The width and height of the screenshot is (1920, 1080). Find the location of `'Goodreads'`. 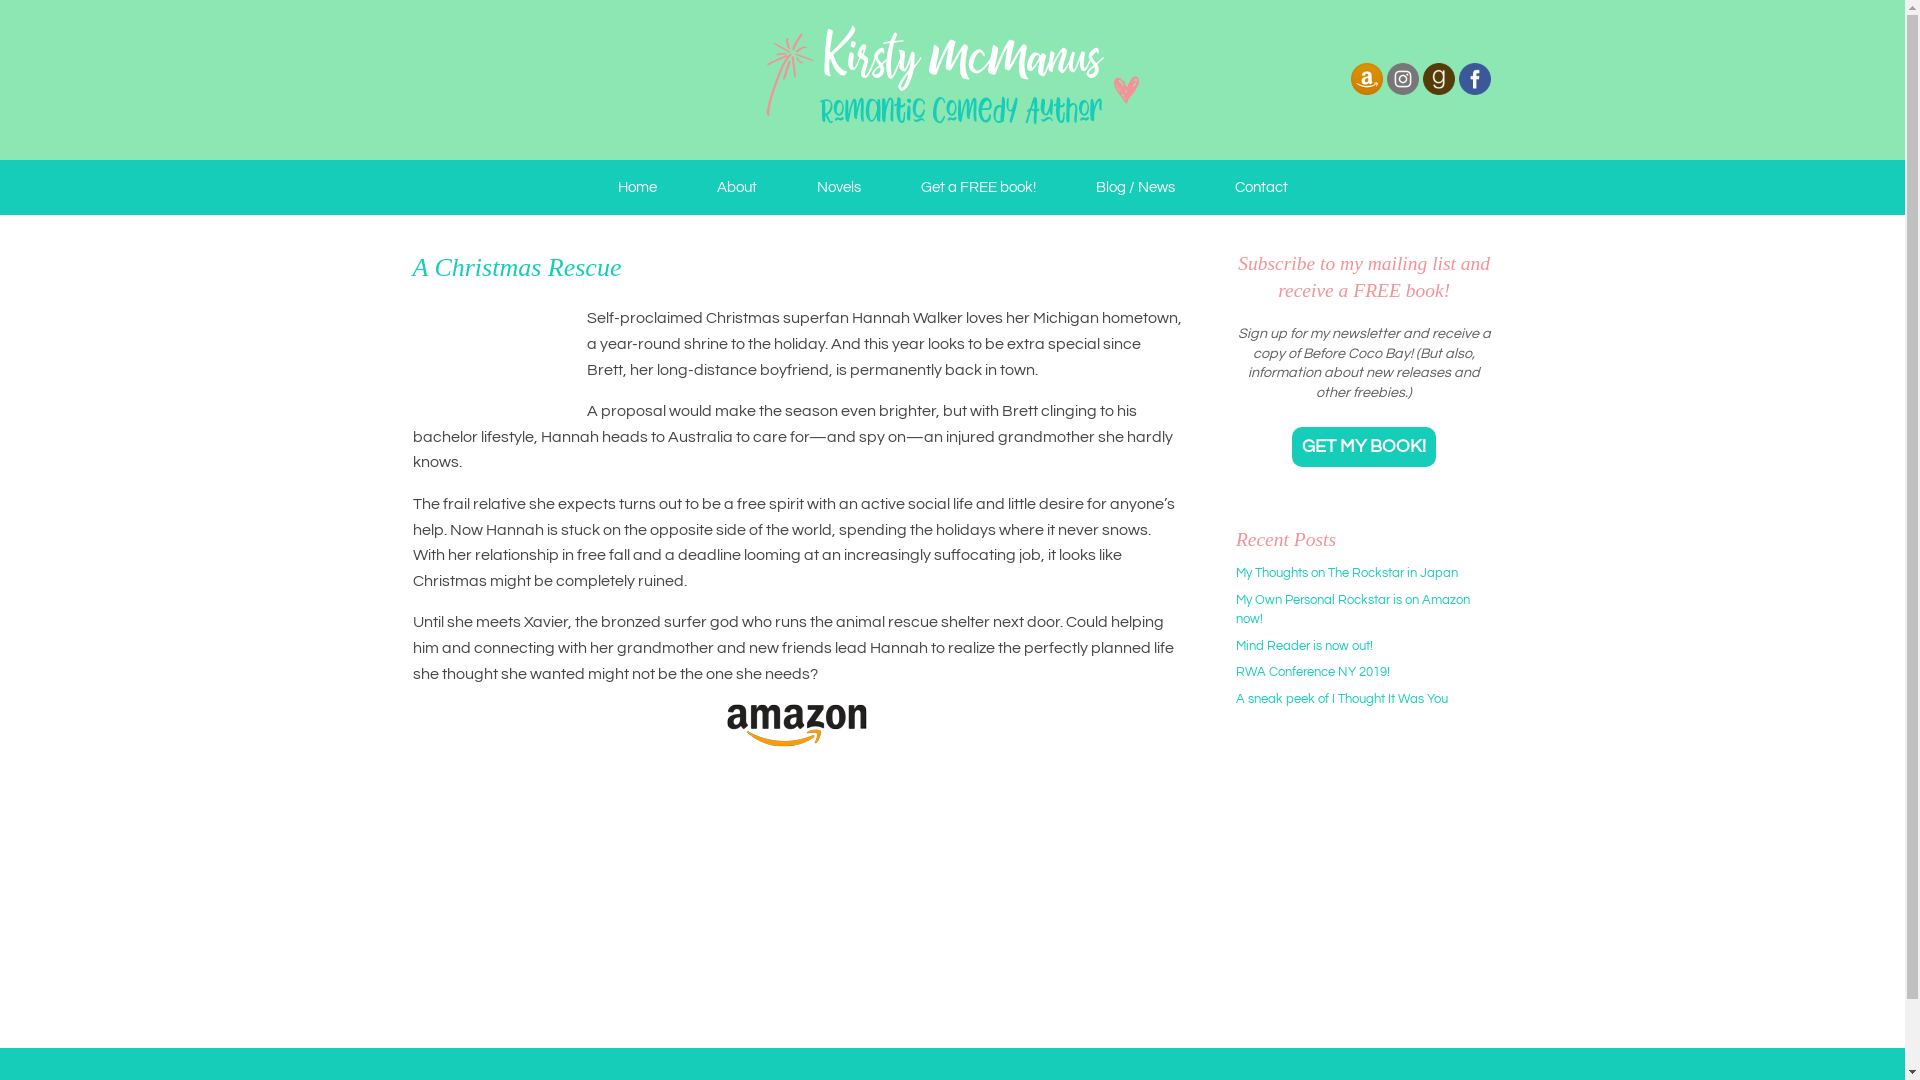

'Goodreads' is located at coordinates (1437, 92).